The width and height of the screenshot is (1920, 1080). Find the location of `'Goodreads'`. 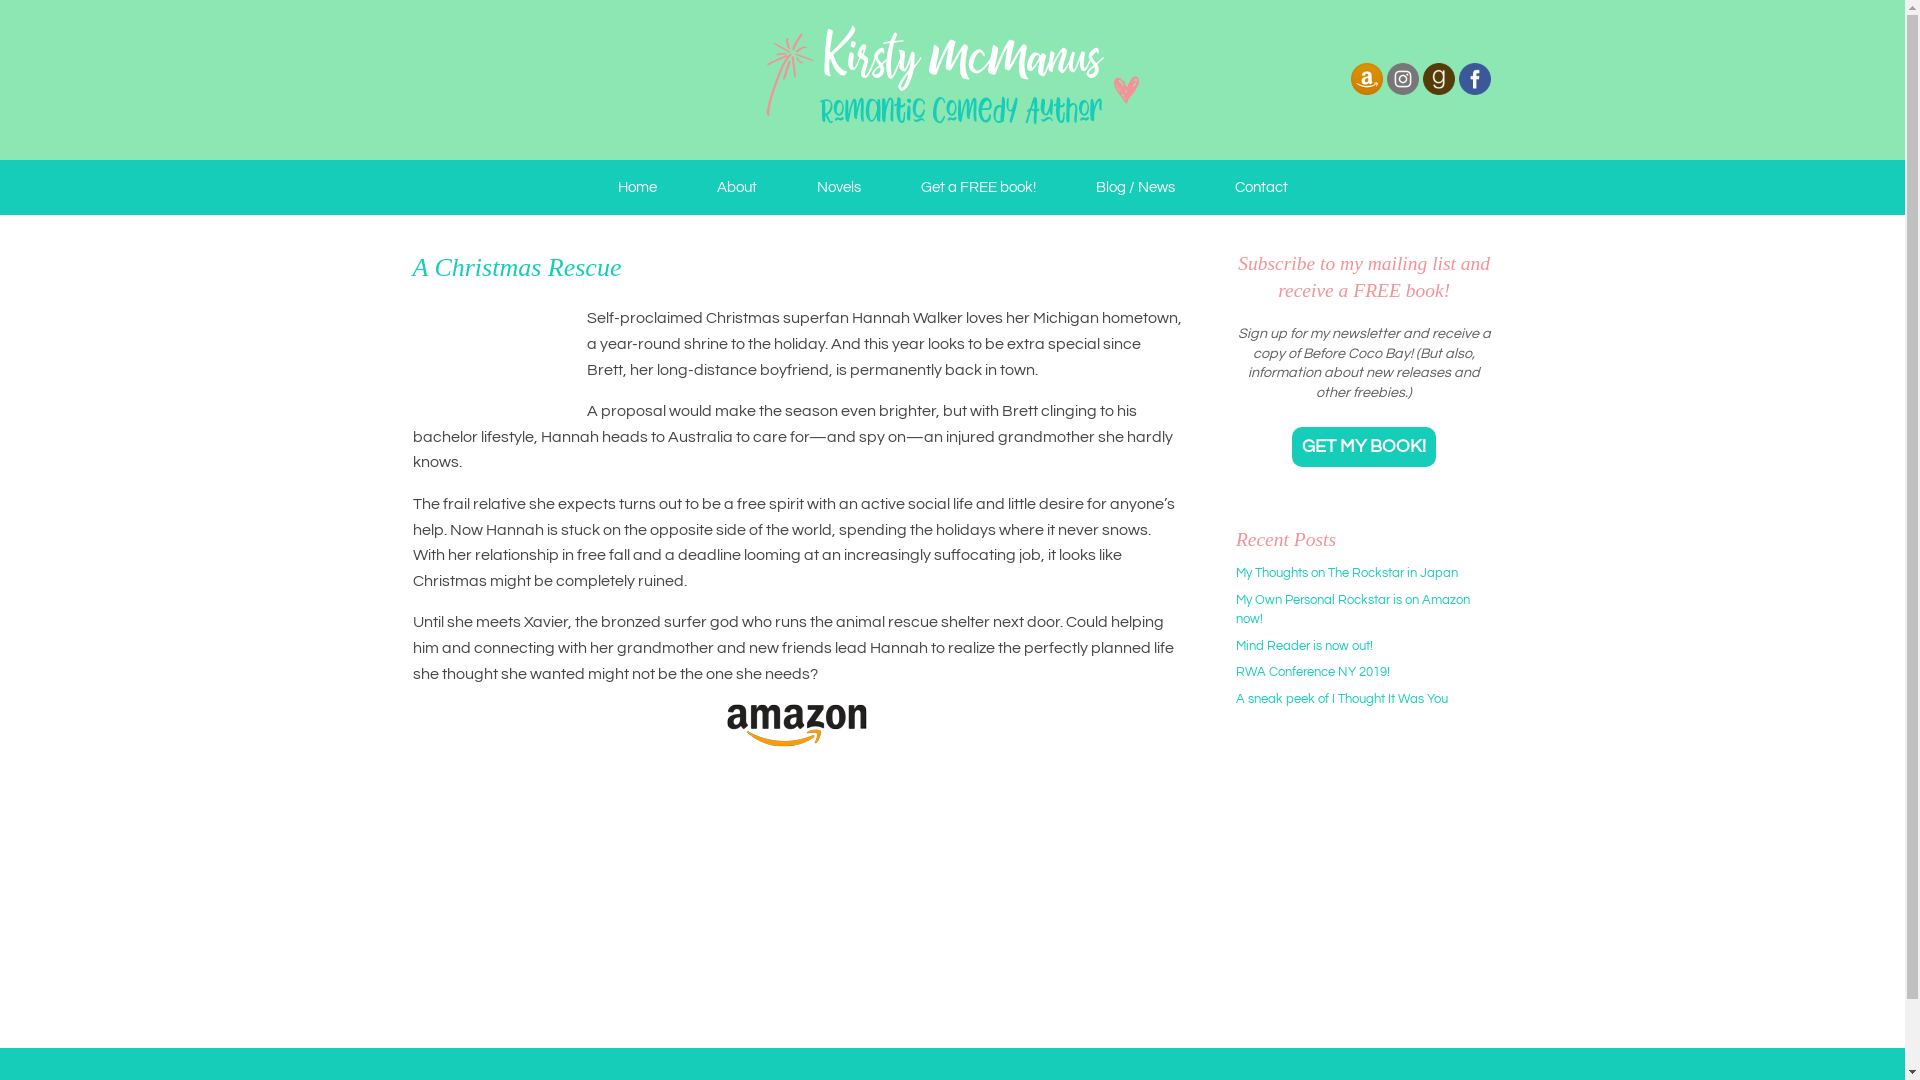

'Goodreads' is located at coordinates (1437, 92).